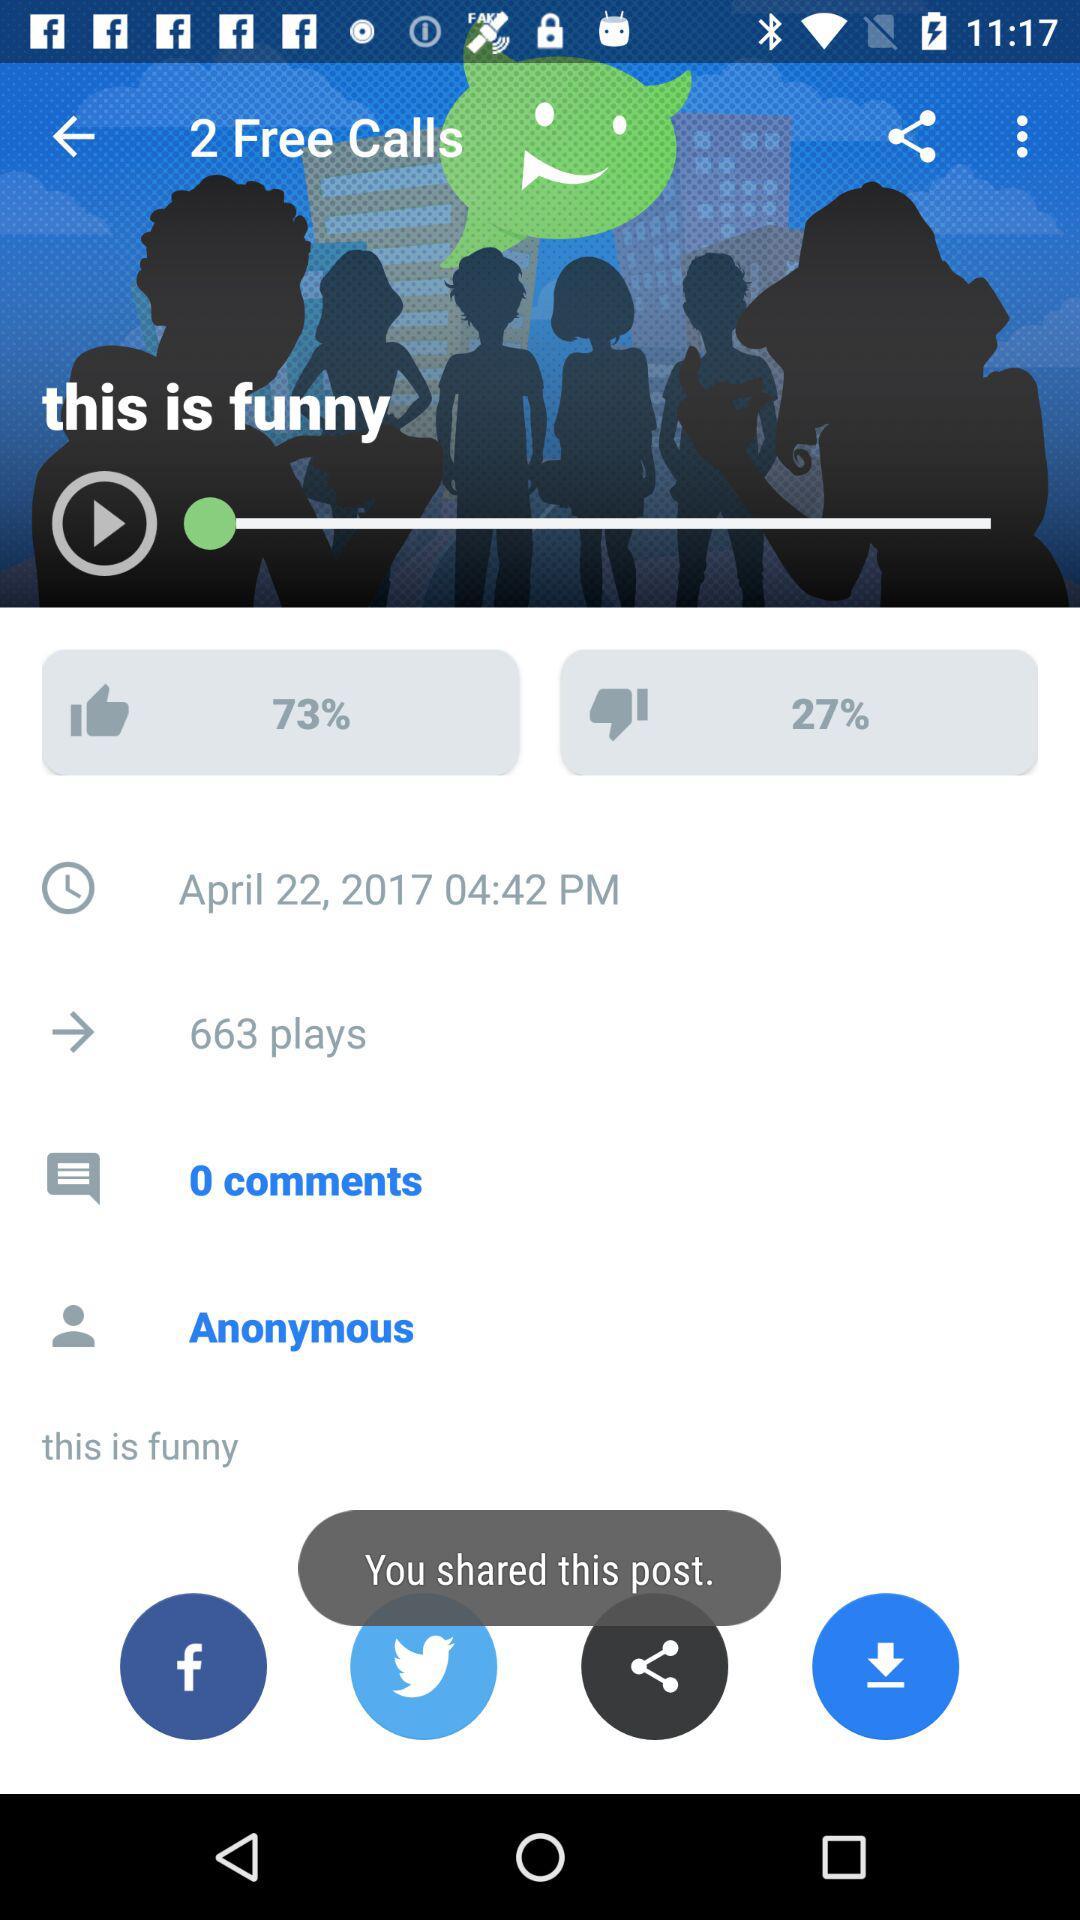 This screenshot has width=1080, height=1920. What do you see at coordinates (83, 533) in the screenshot?
I see `the play icon` at bounding box center [83, 533].